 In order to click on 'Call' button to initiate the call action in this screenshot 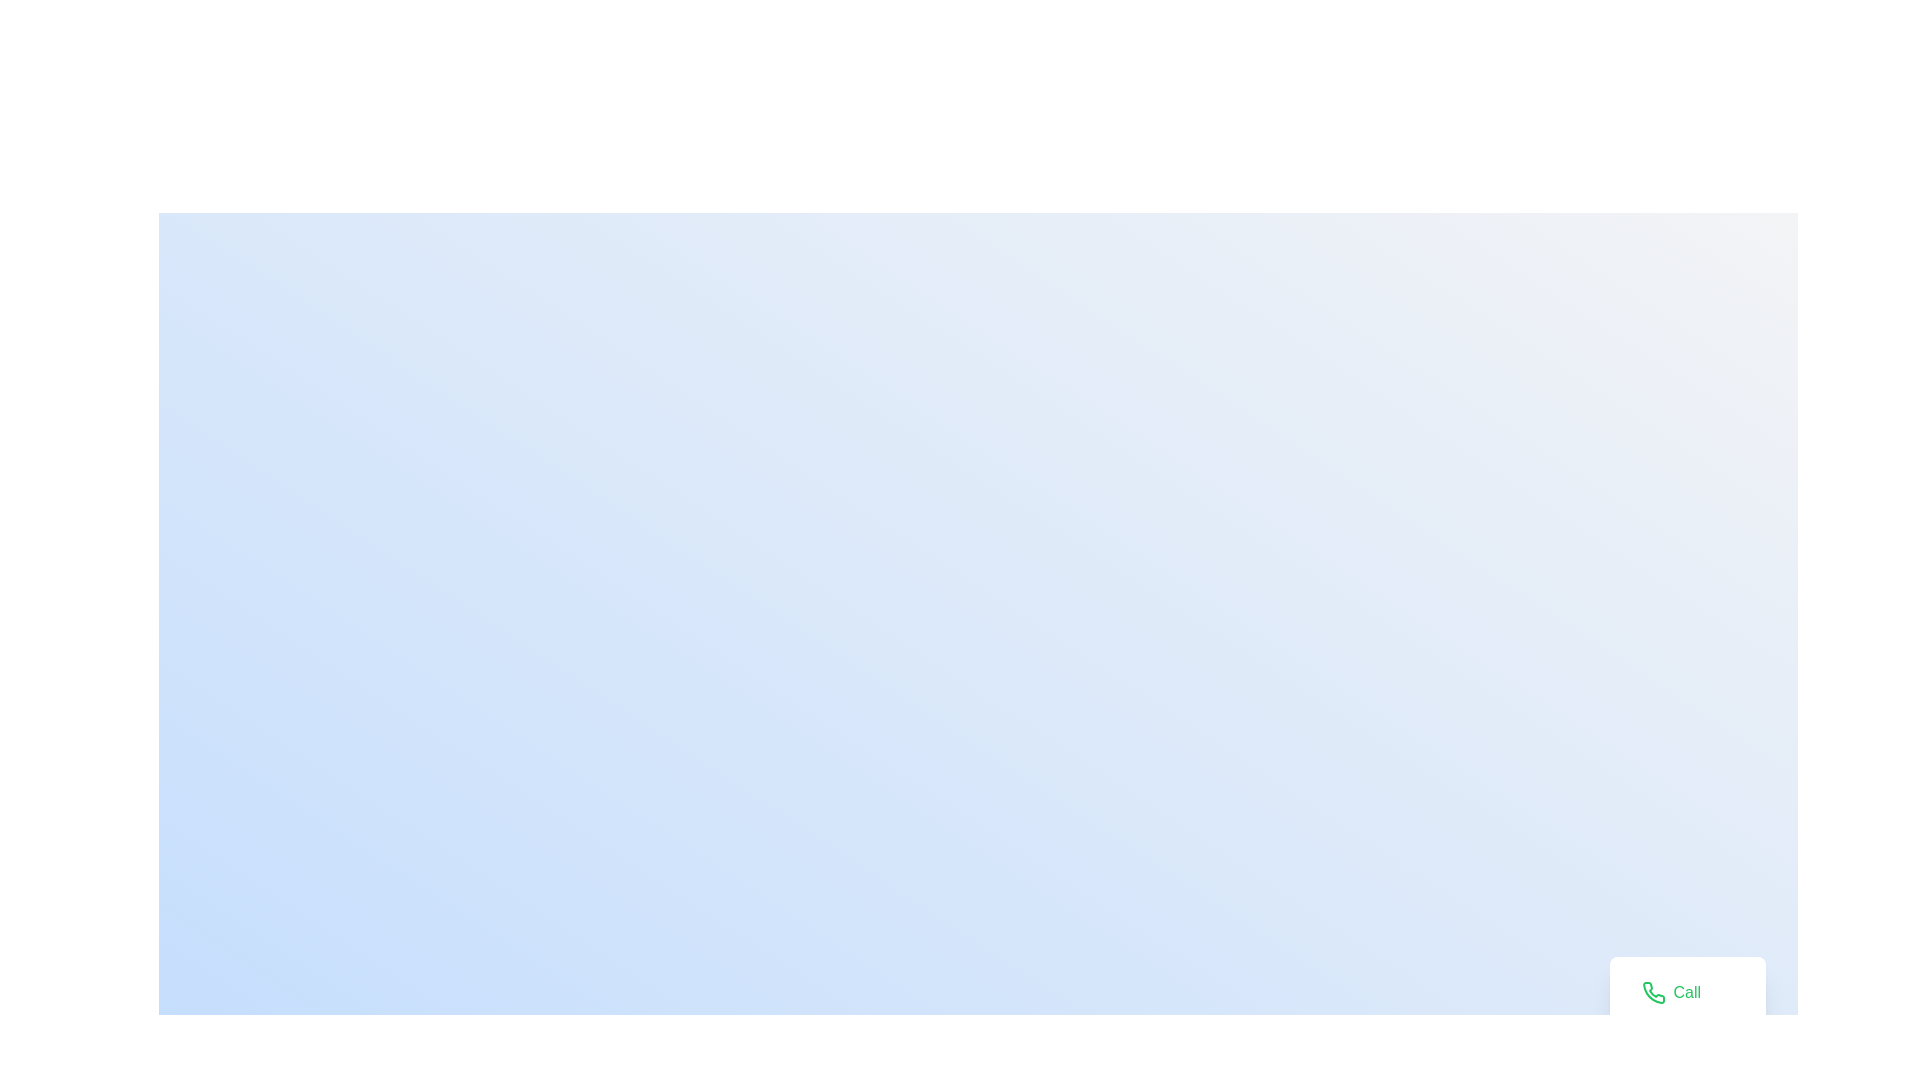, I will do `click(1670, 992)`.